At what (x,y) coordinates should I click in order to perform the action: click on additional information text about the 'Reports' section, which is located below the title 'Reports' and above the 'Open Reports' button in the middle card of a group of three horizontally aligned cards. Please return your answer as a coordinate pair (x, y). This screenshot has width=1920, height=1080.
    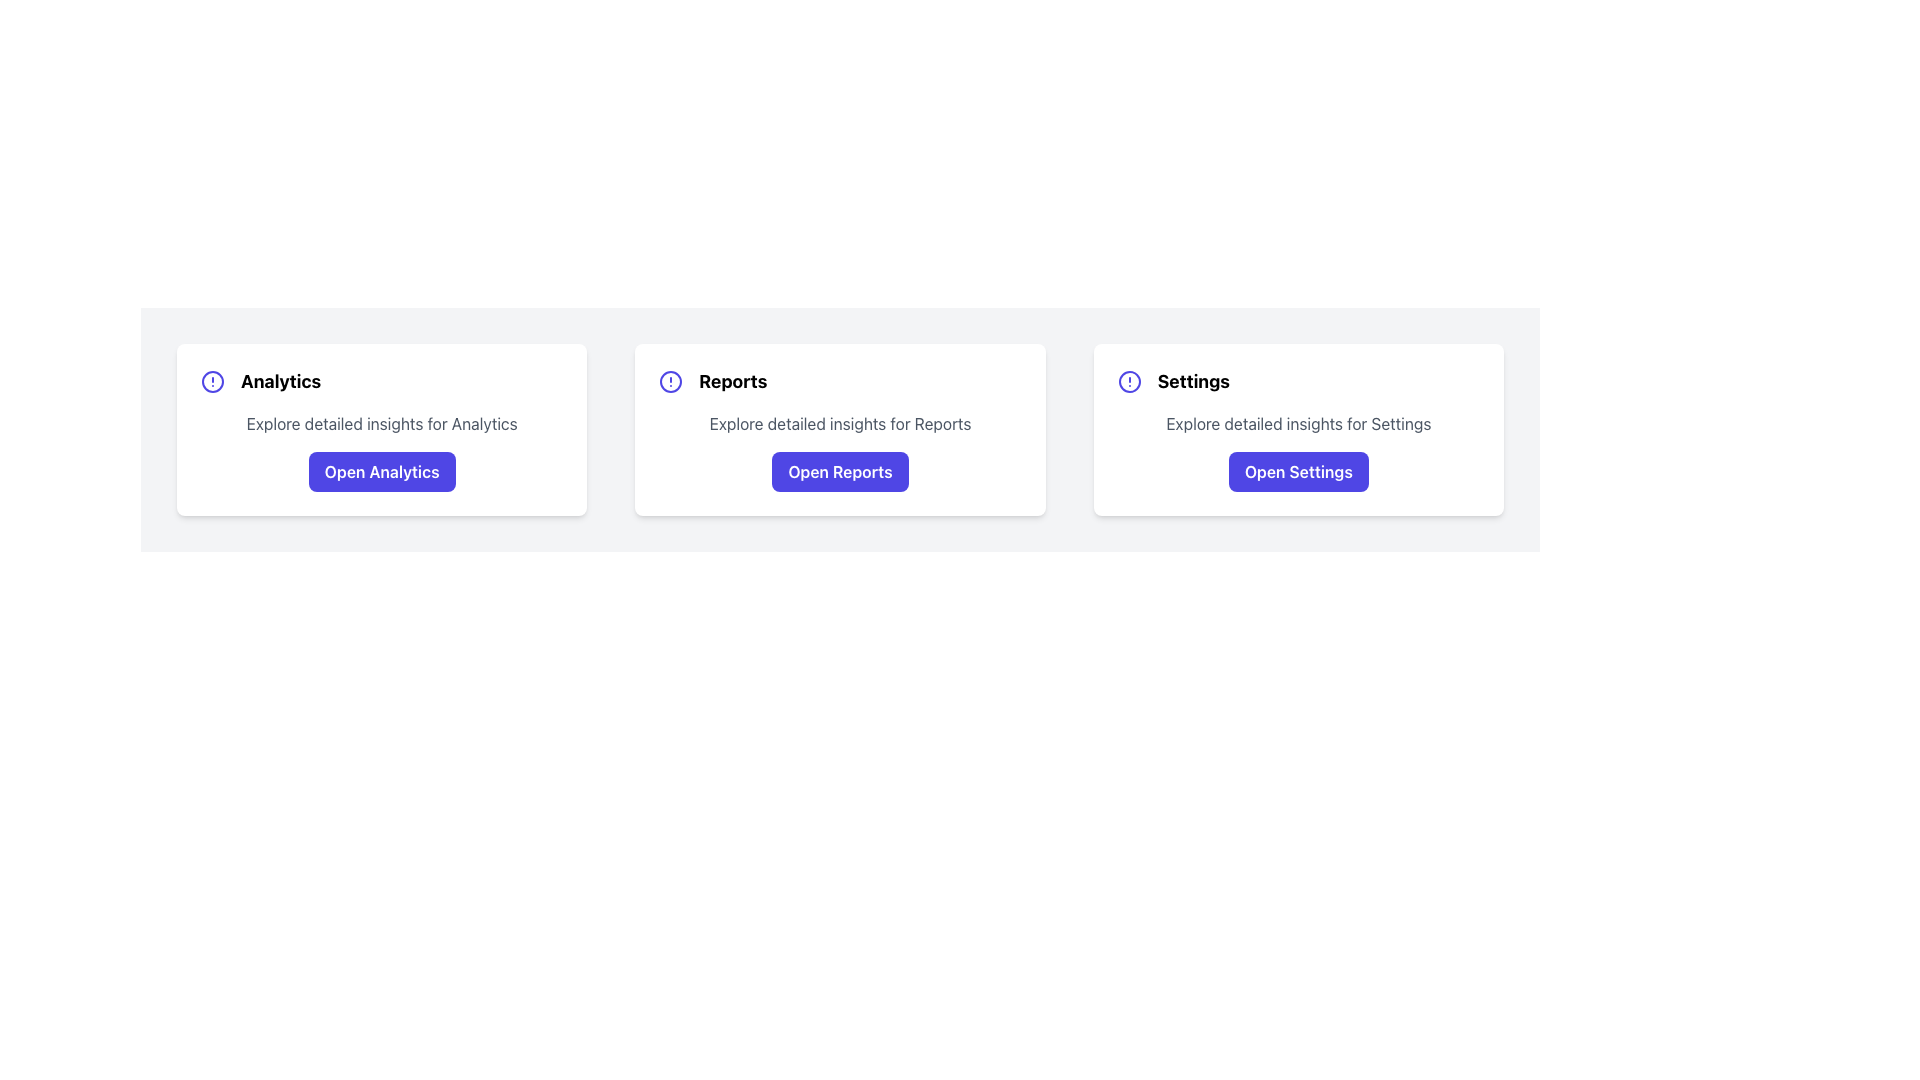
    Looking at the image, I should click on (840, 423).